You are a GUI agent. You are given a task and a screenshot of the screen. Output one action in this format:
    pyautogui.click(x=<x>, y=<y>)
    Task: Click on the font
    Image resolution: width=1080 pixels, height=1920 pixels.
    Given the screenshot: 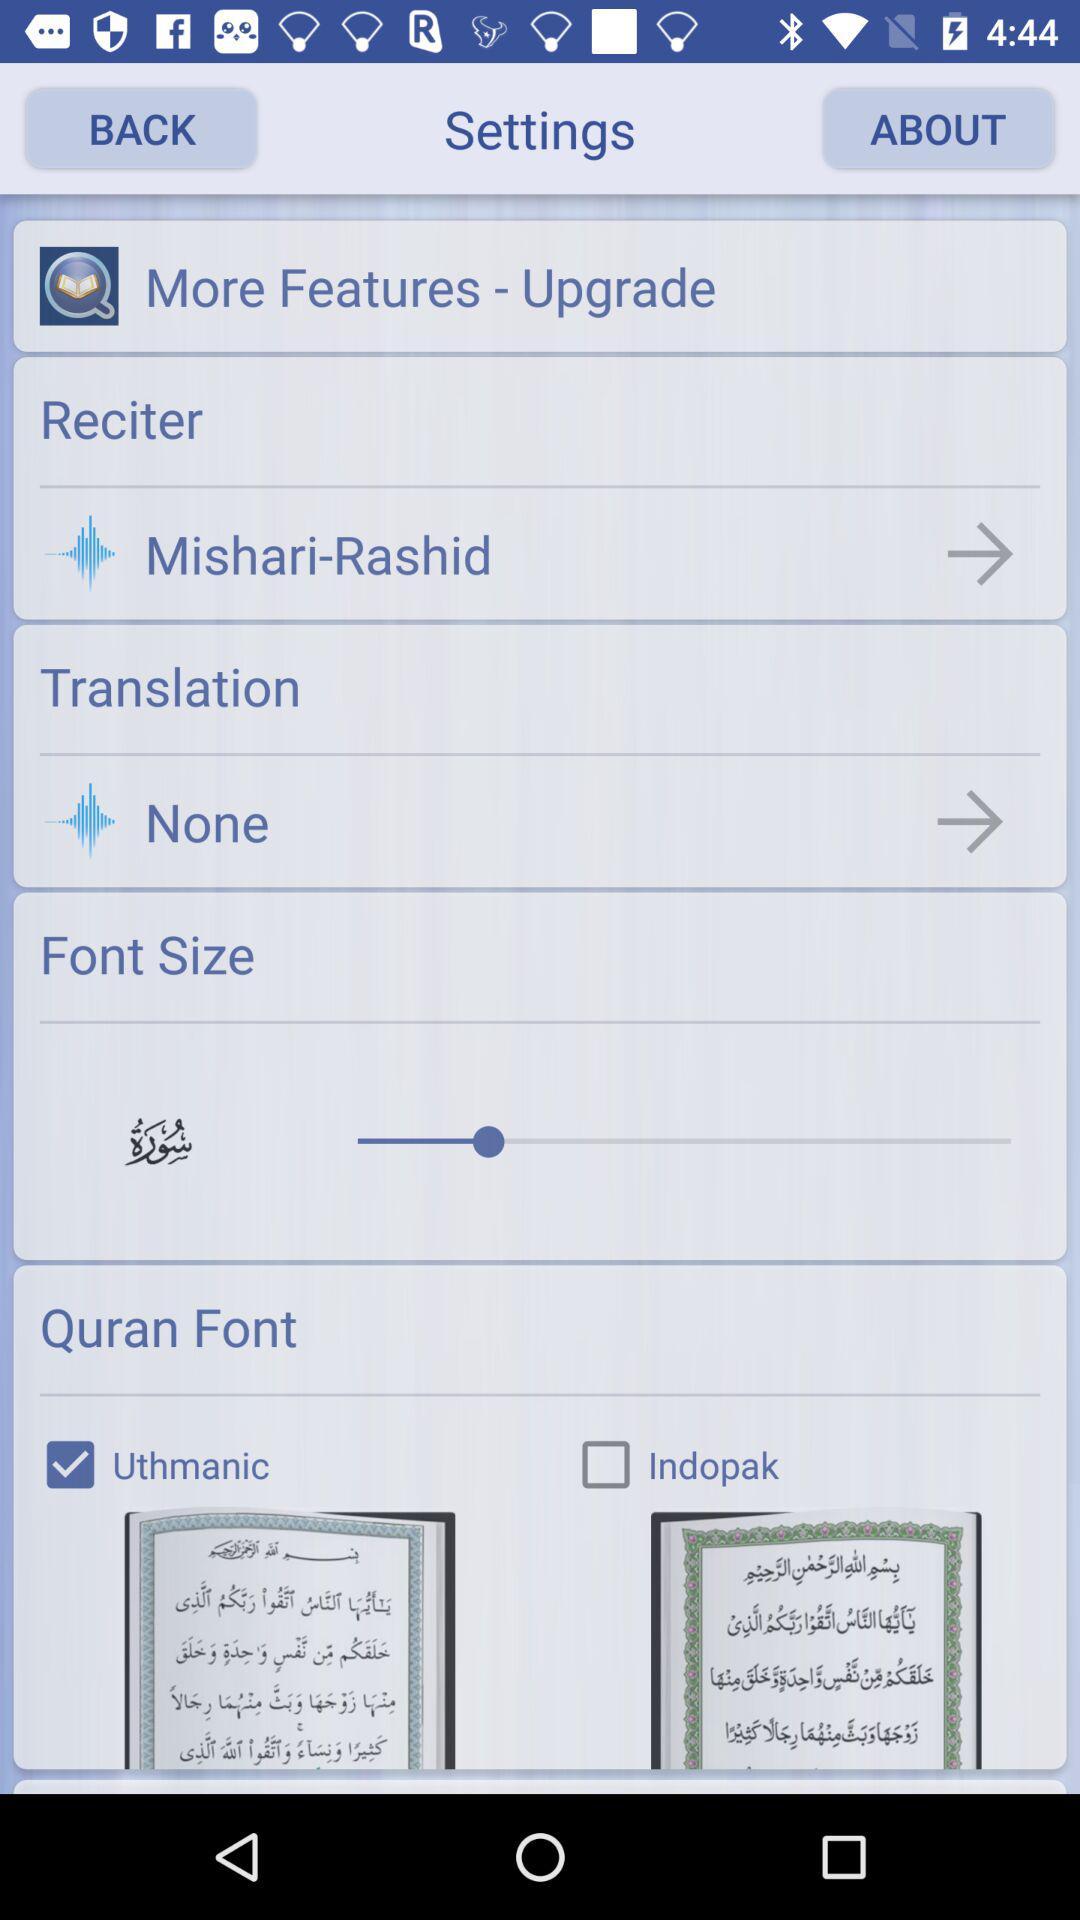 What is the action you would take?
    pyautogui.click(x=289, y=1637)
    